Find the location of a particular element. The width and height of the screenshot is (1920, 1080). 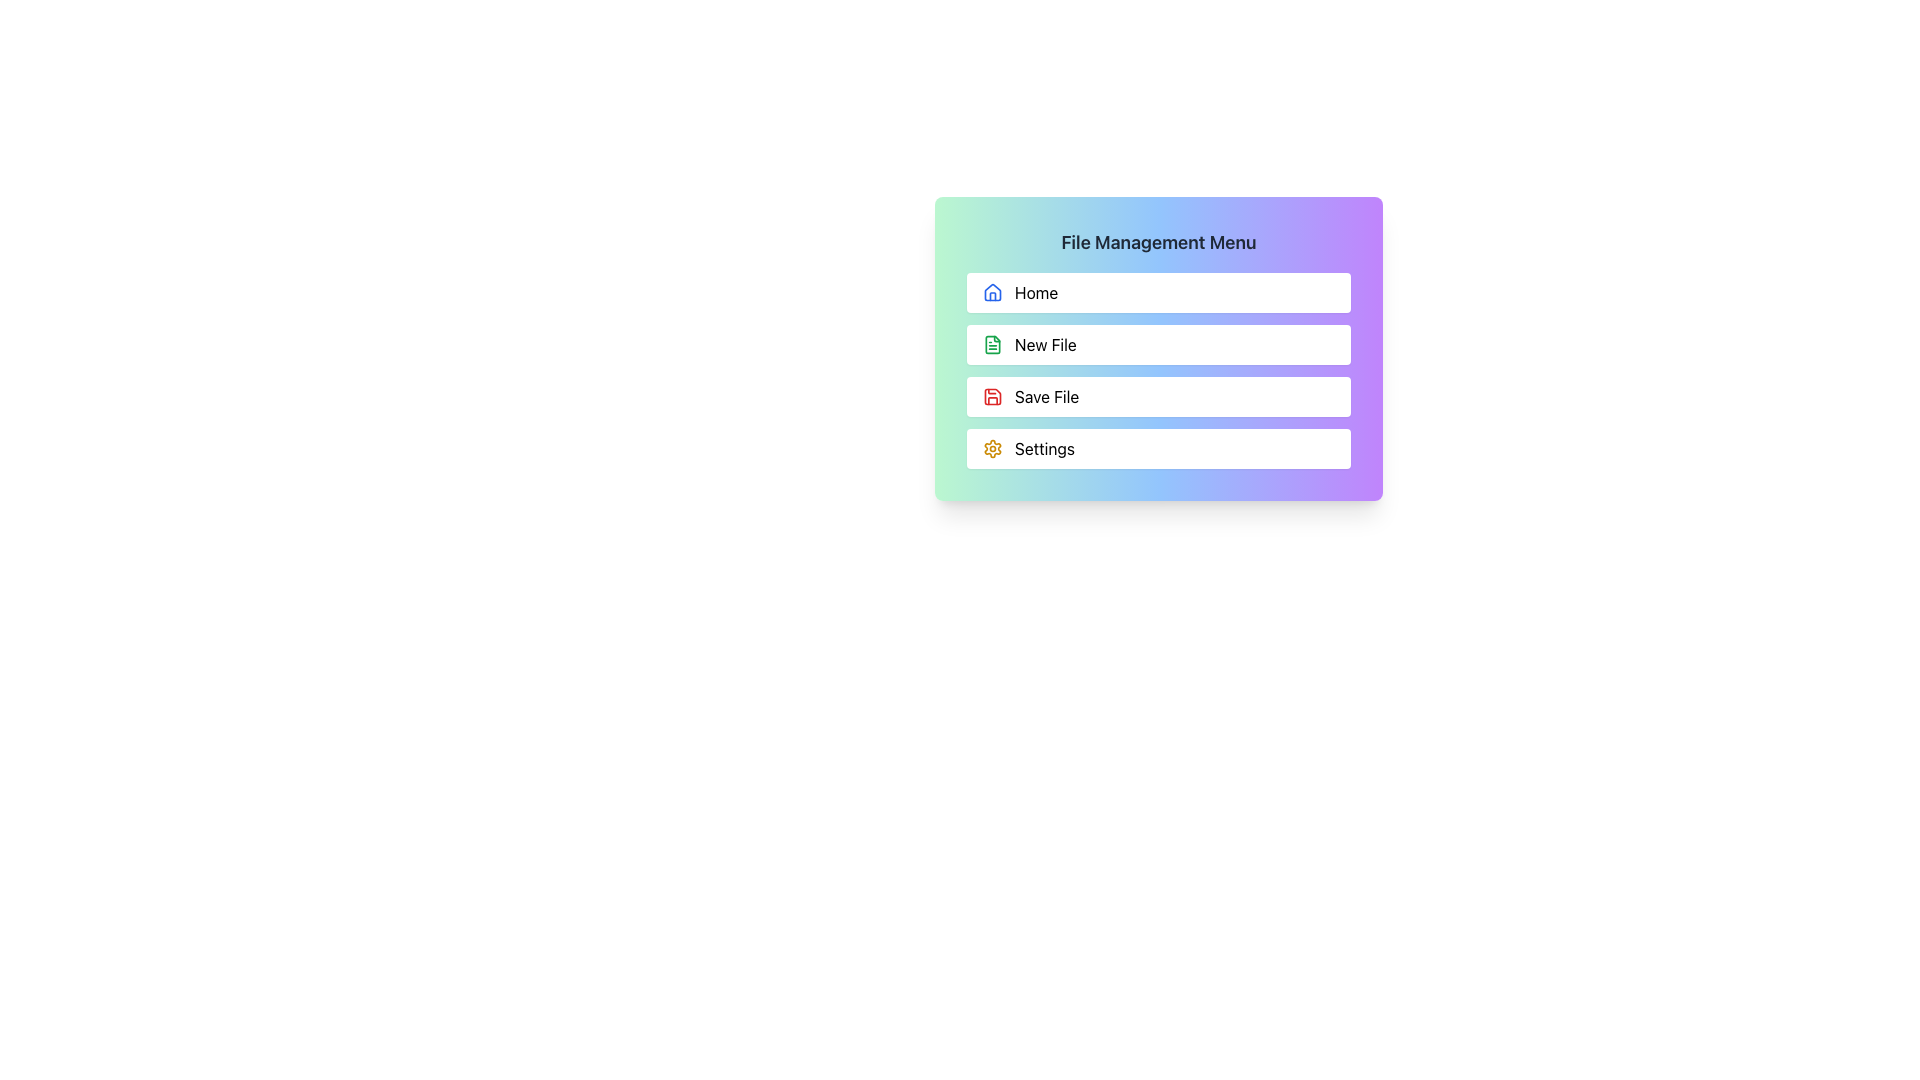

the 'New File' button, which is a rectangular button with a white background and rounded corners, located in the 'File Management Menu' below the 'Home' button is located at coordinates (1158, 347).